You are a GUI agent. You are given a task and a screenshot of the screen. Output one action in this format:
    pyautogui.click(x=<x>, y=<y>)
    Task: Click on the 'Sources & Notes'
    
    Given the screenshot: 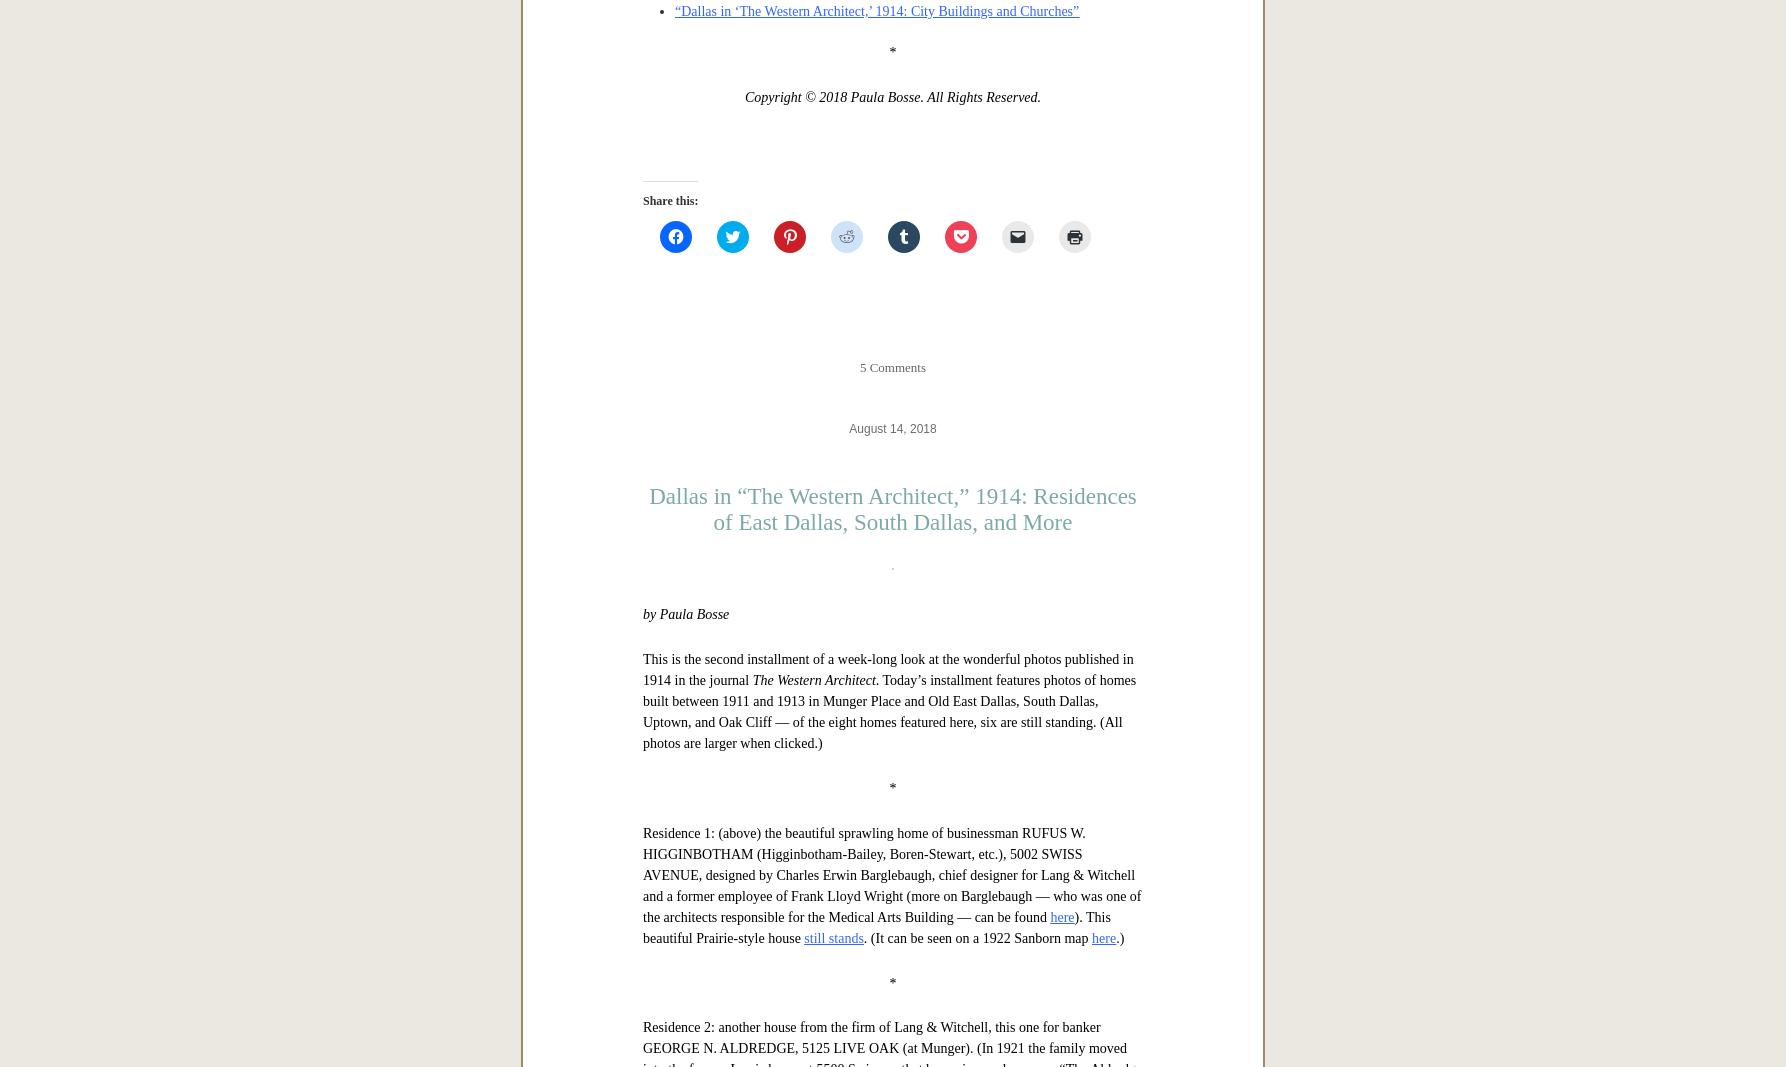 What is the action you would take?
    pyautogui.click(x=699, y=242)
    